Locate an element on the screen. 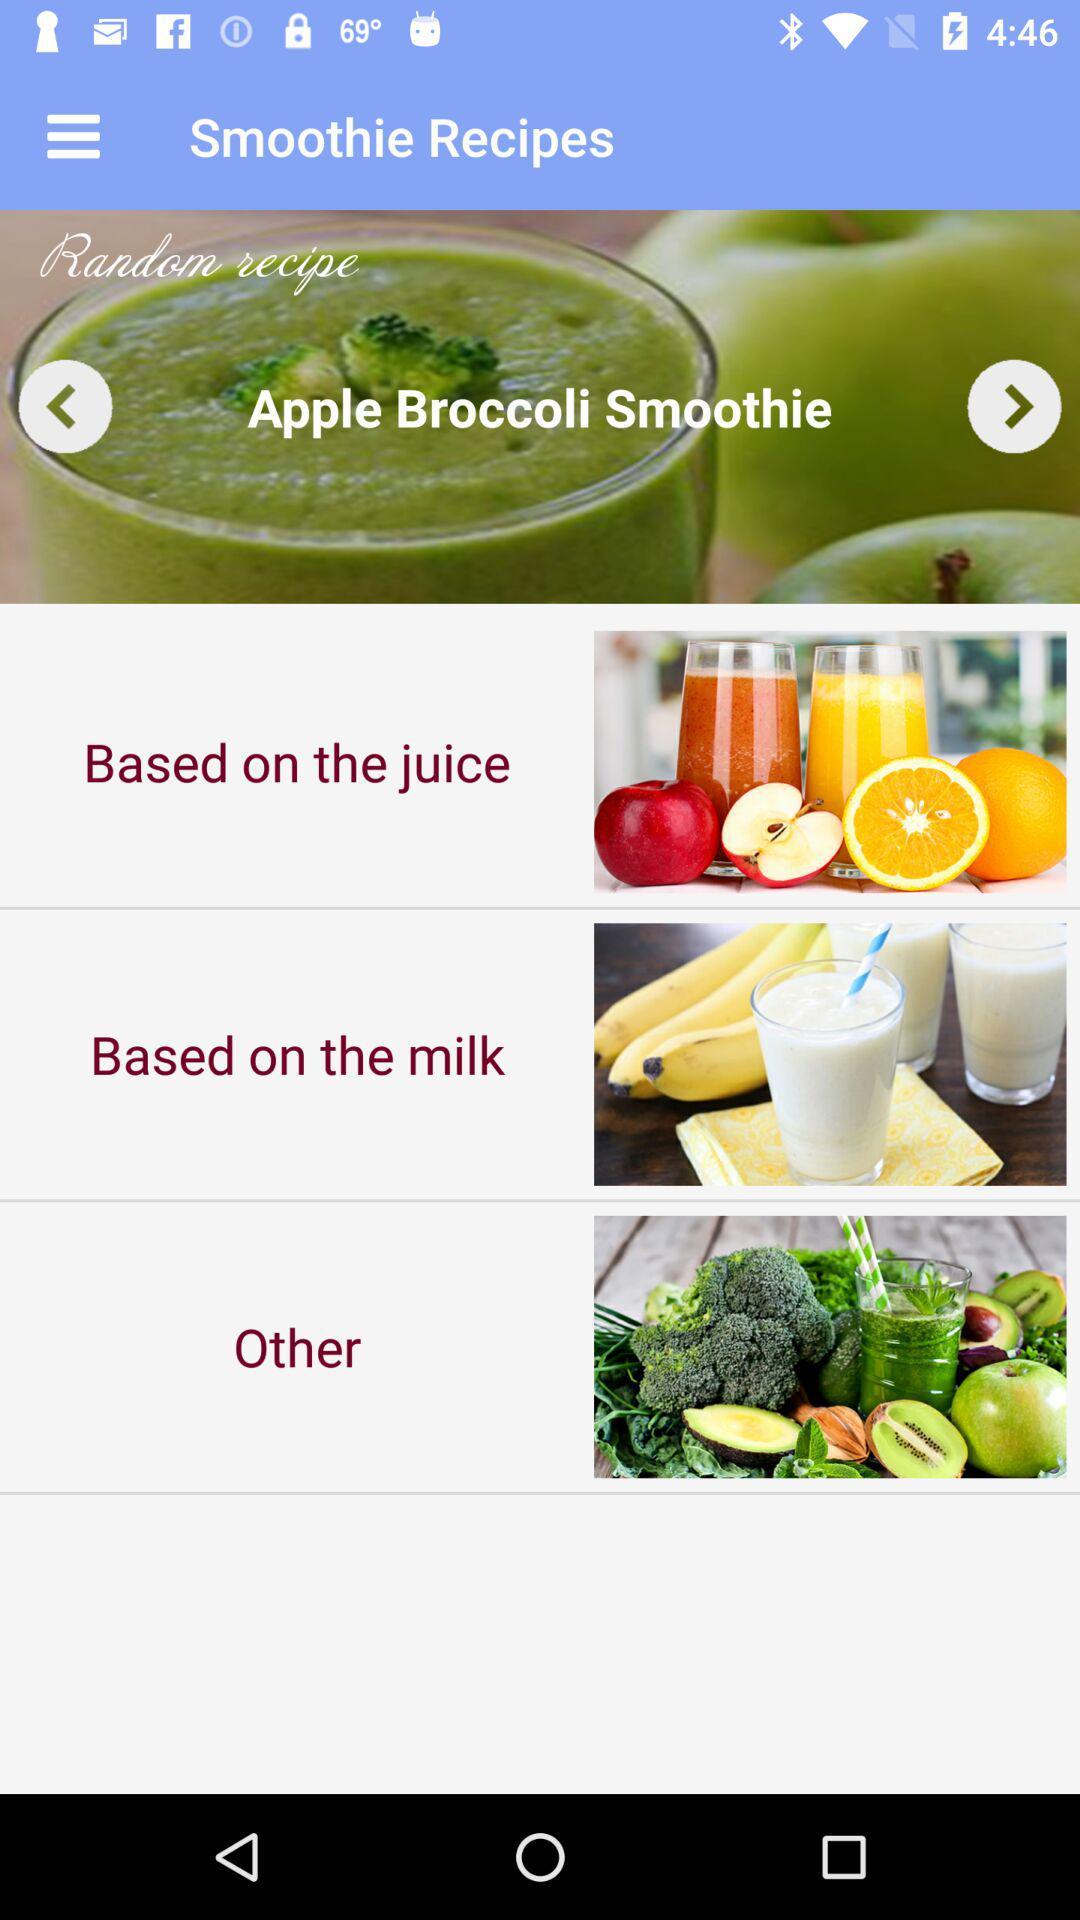 This screenshot has width=1080, height=1920. the item above based on the icon is located at coordinates (540, 405).